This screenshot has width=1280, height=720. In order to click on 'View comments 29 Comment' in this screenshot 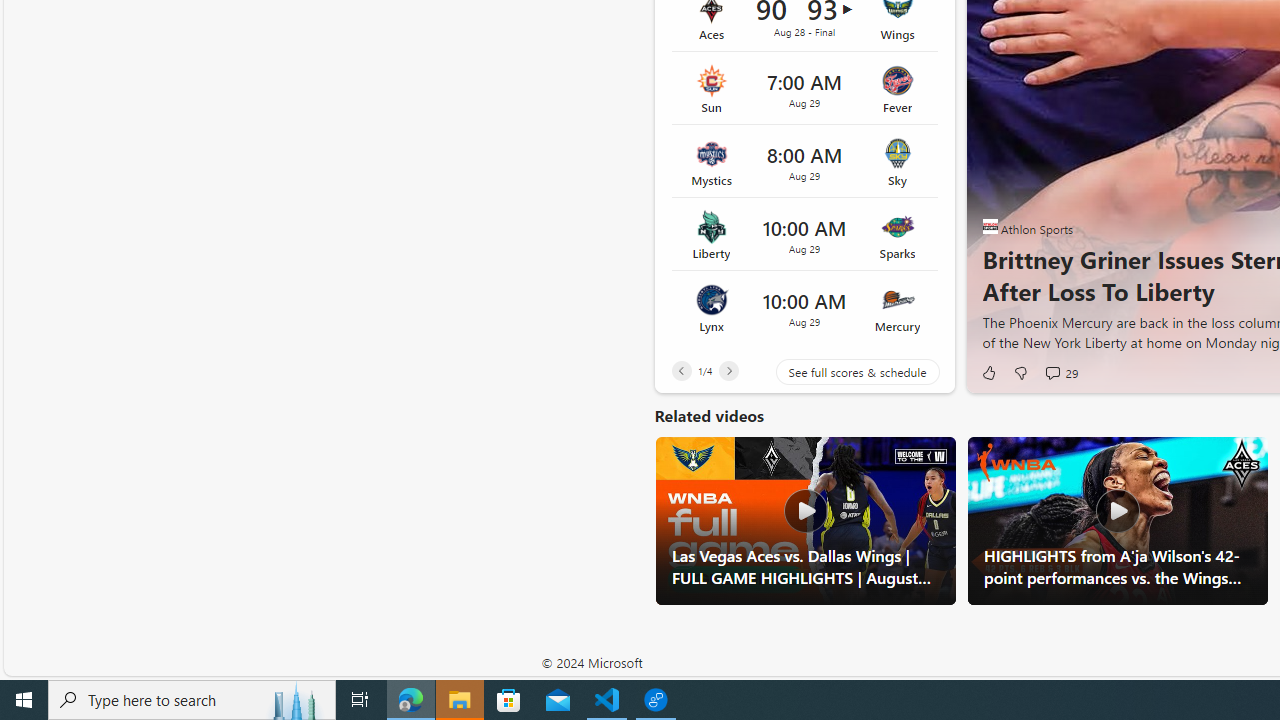, I will do `click(1051, 372)`.